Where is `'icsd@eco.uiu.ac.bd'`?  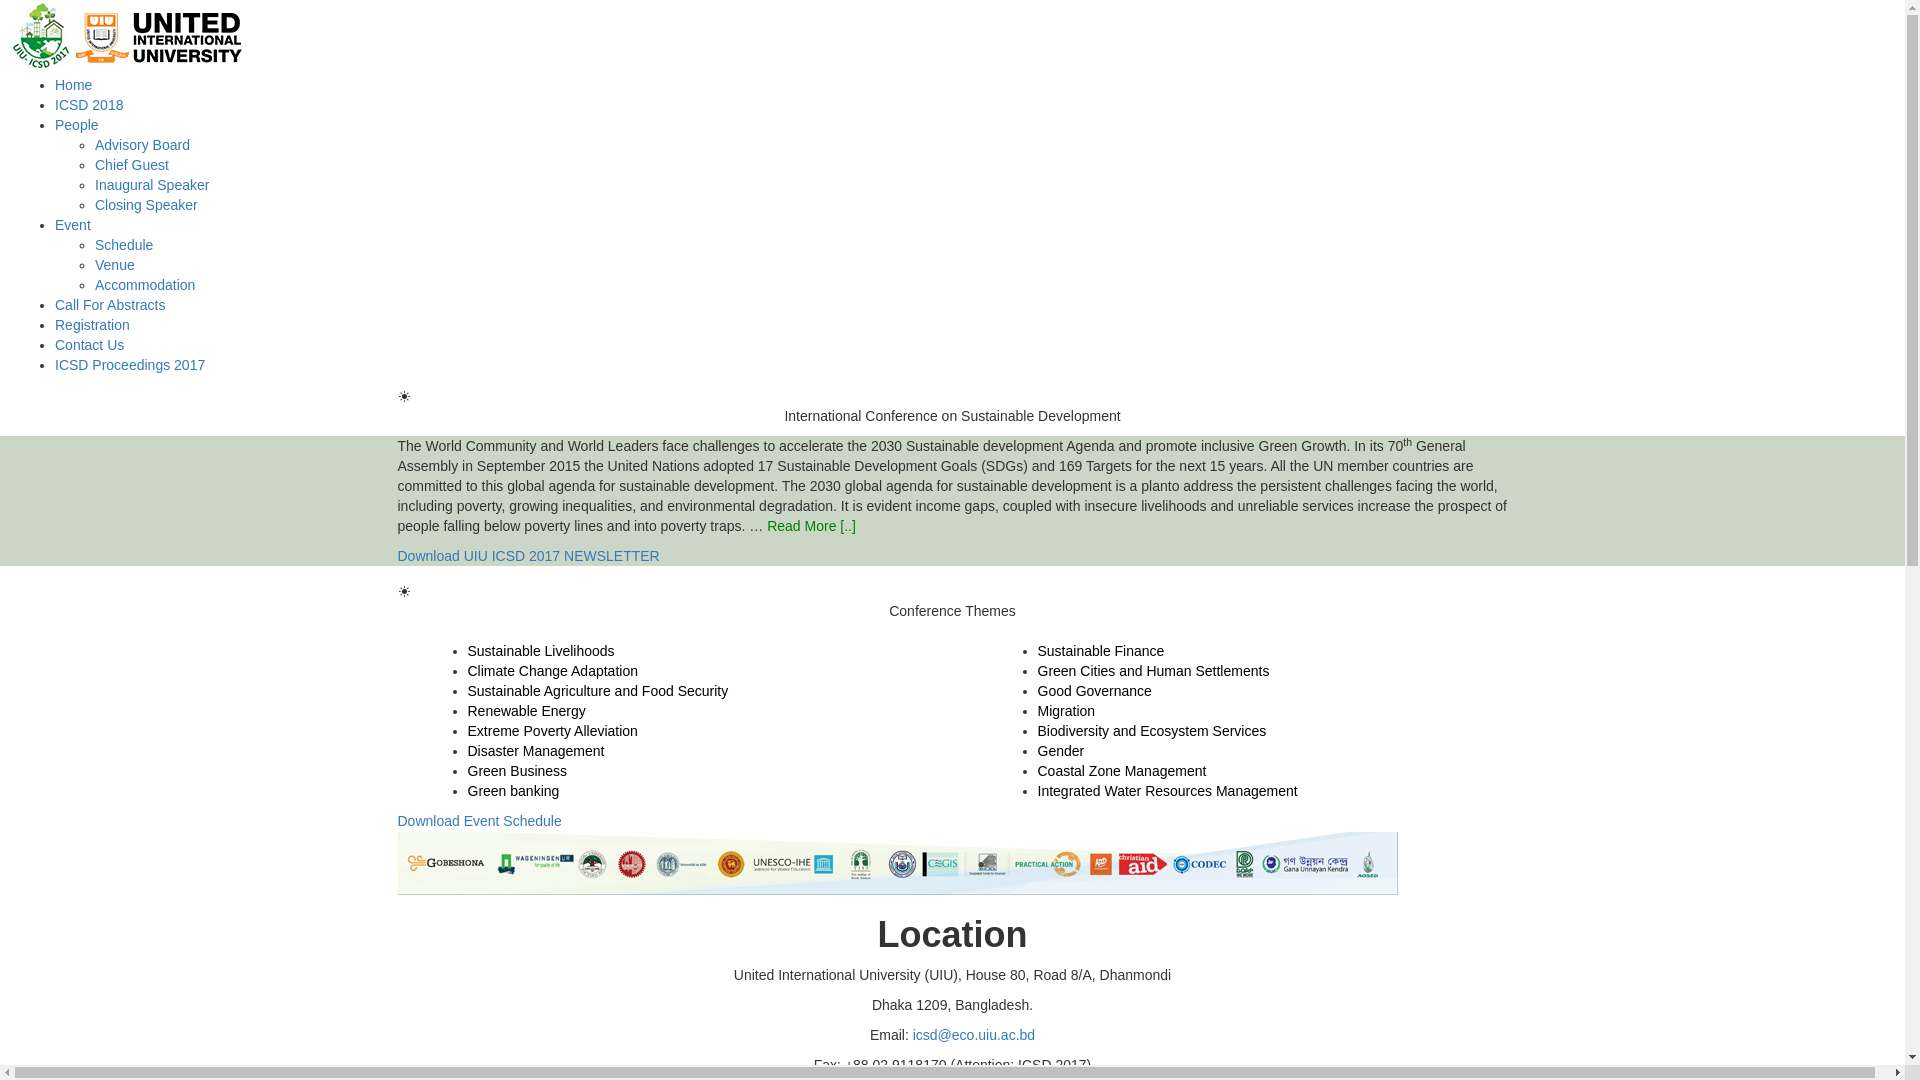
'icsd@eco.uiu.ac.bd' is located at coordinates (974, 1034).